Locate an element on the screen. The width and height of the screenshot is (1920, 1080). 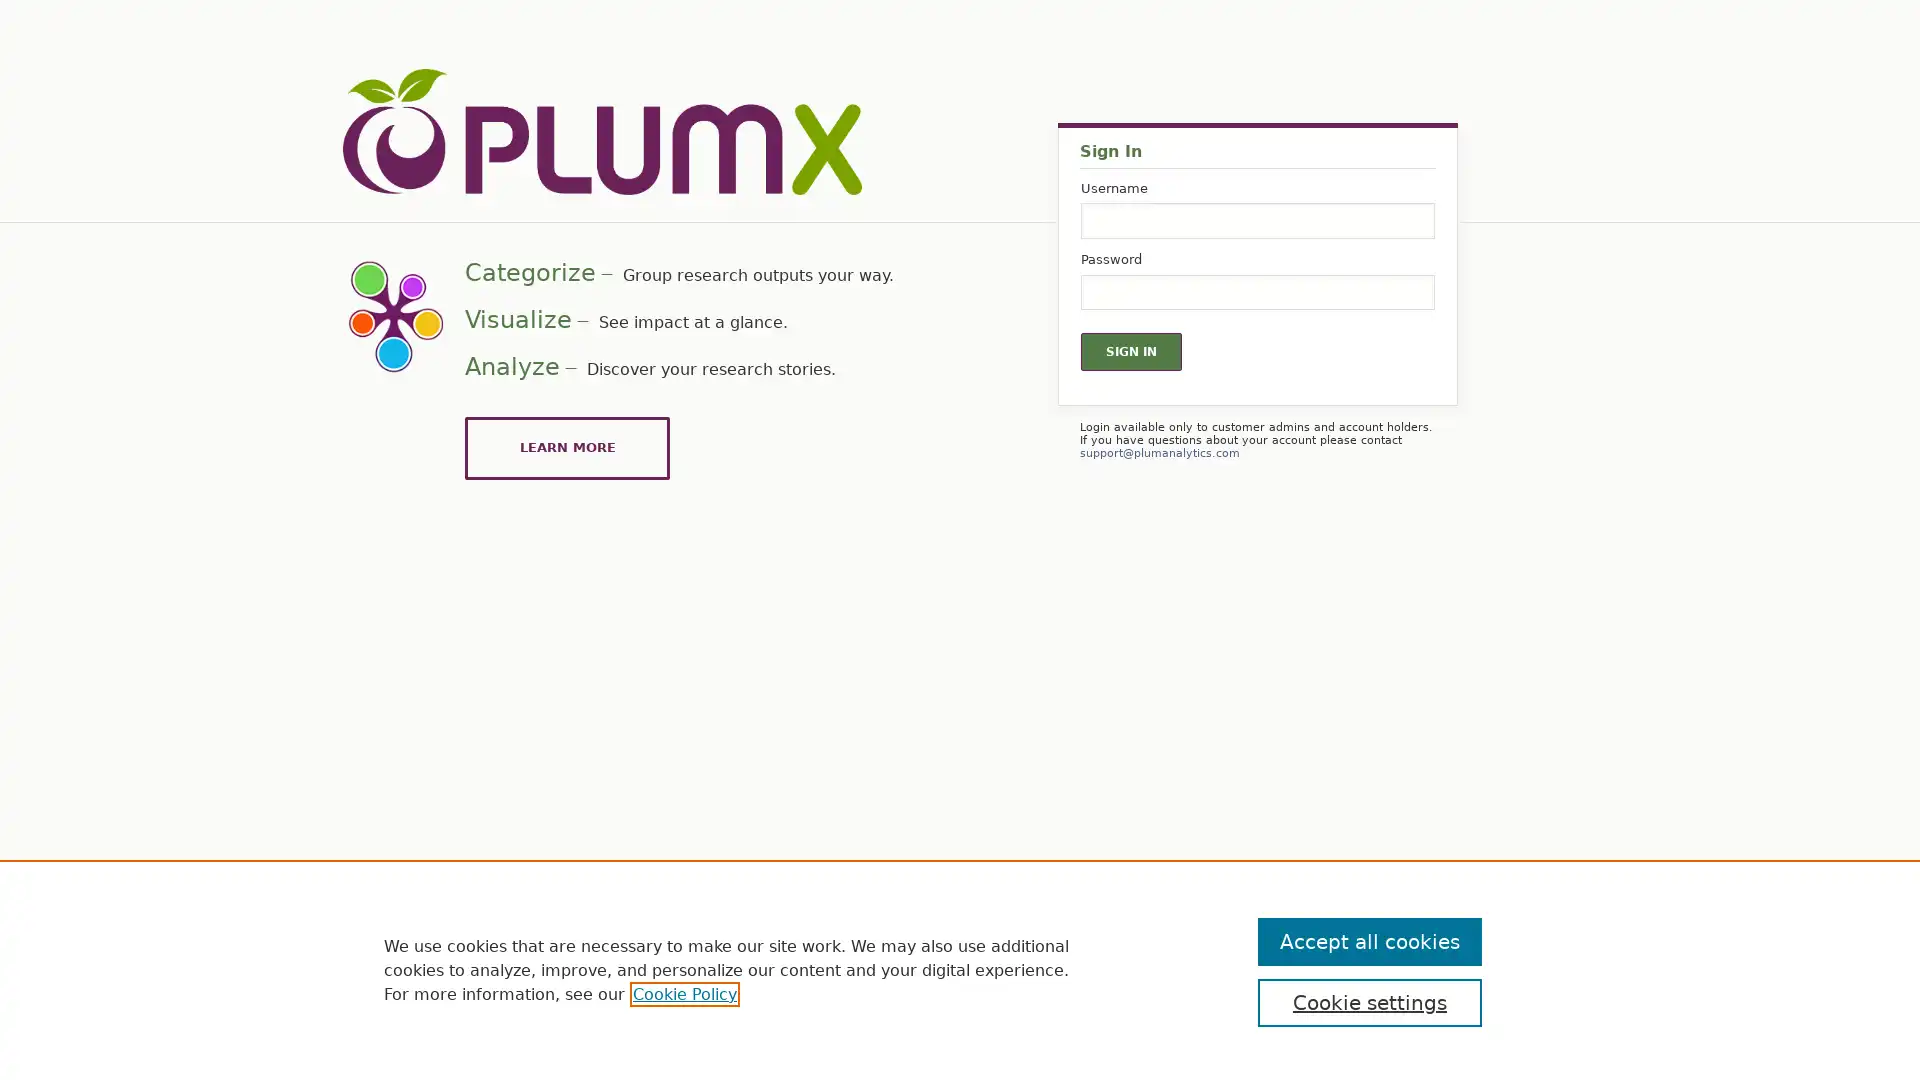
Sign In is located at coordinates (1130, 350).